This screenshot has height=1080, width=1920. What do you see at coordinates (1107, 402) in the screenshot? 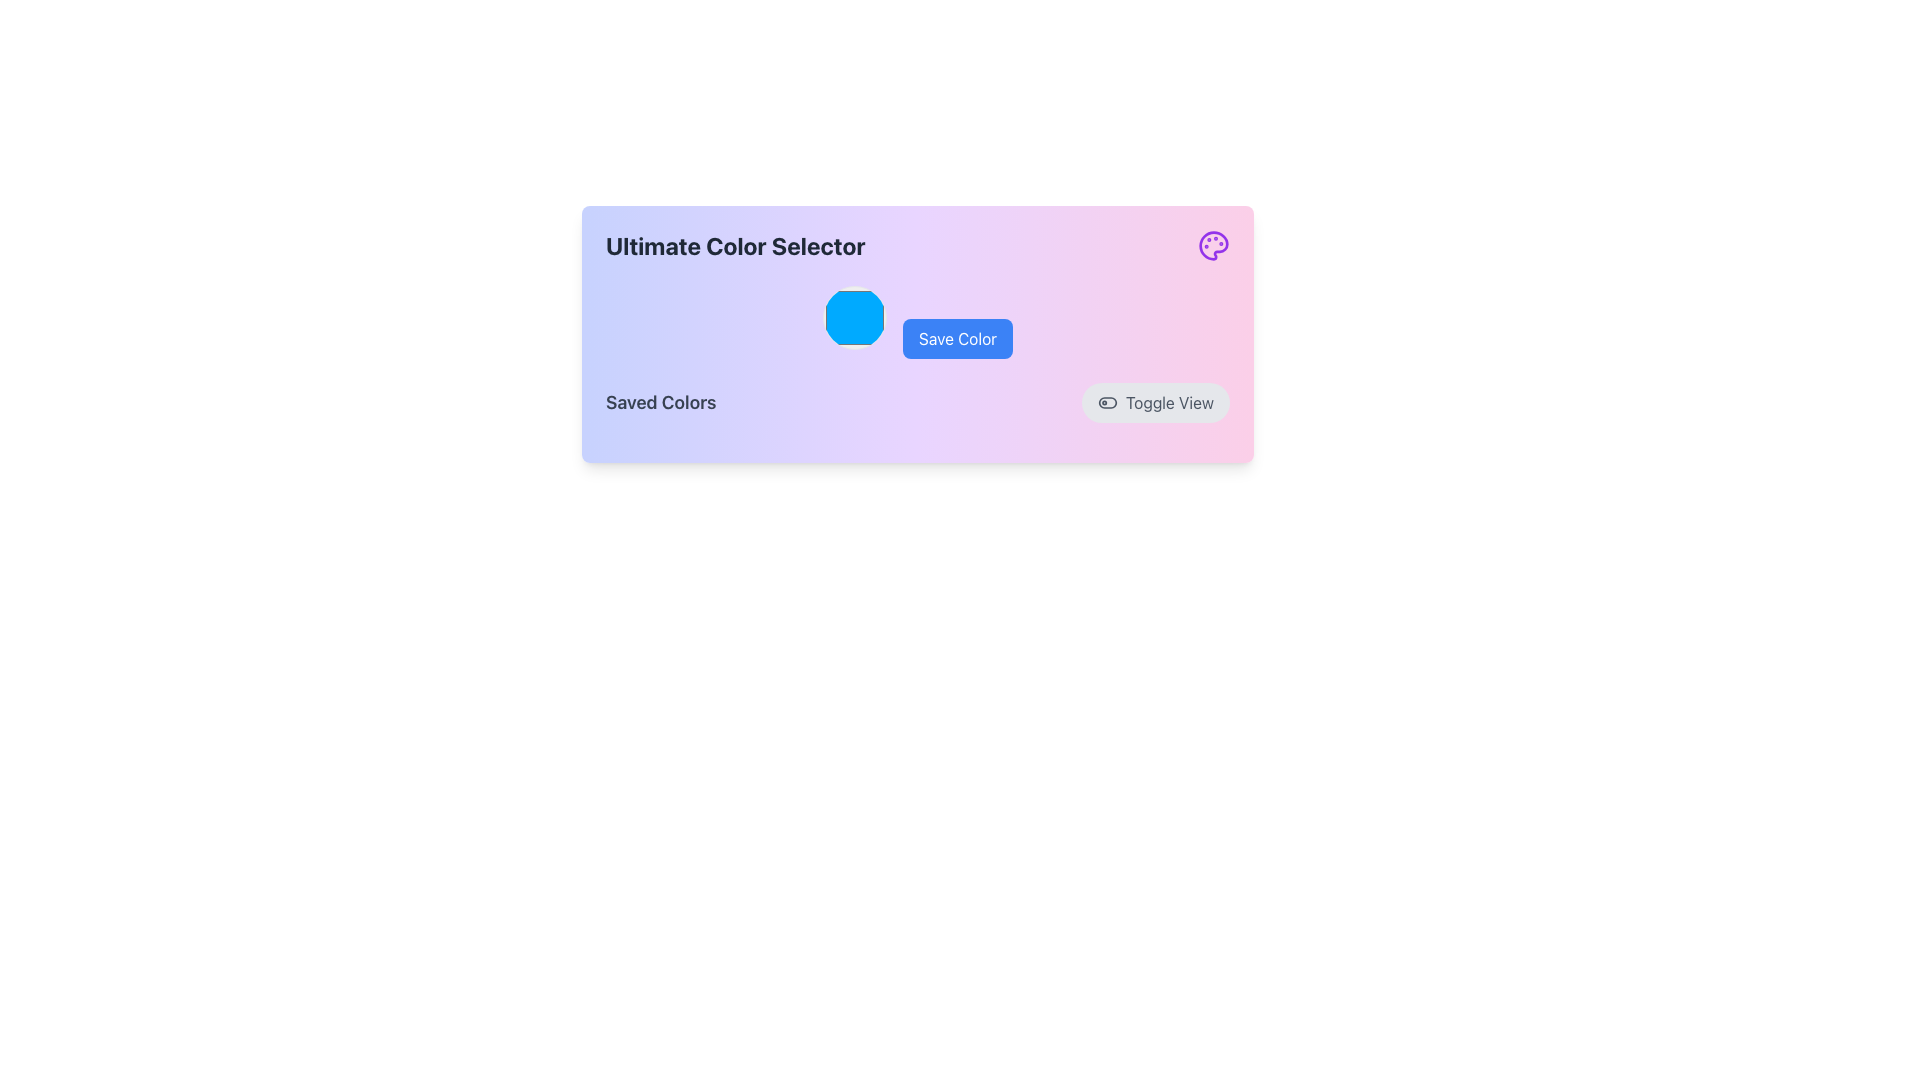
I see `the state of the toggle switch icon, which is a pill-shaped rectangle with a circular knob on the left side, located to the left of the 'Toggle View' button` at bounding box center [1107, 402].